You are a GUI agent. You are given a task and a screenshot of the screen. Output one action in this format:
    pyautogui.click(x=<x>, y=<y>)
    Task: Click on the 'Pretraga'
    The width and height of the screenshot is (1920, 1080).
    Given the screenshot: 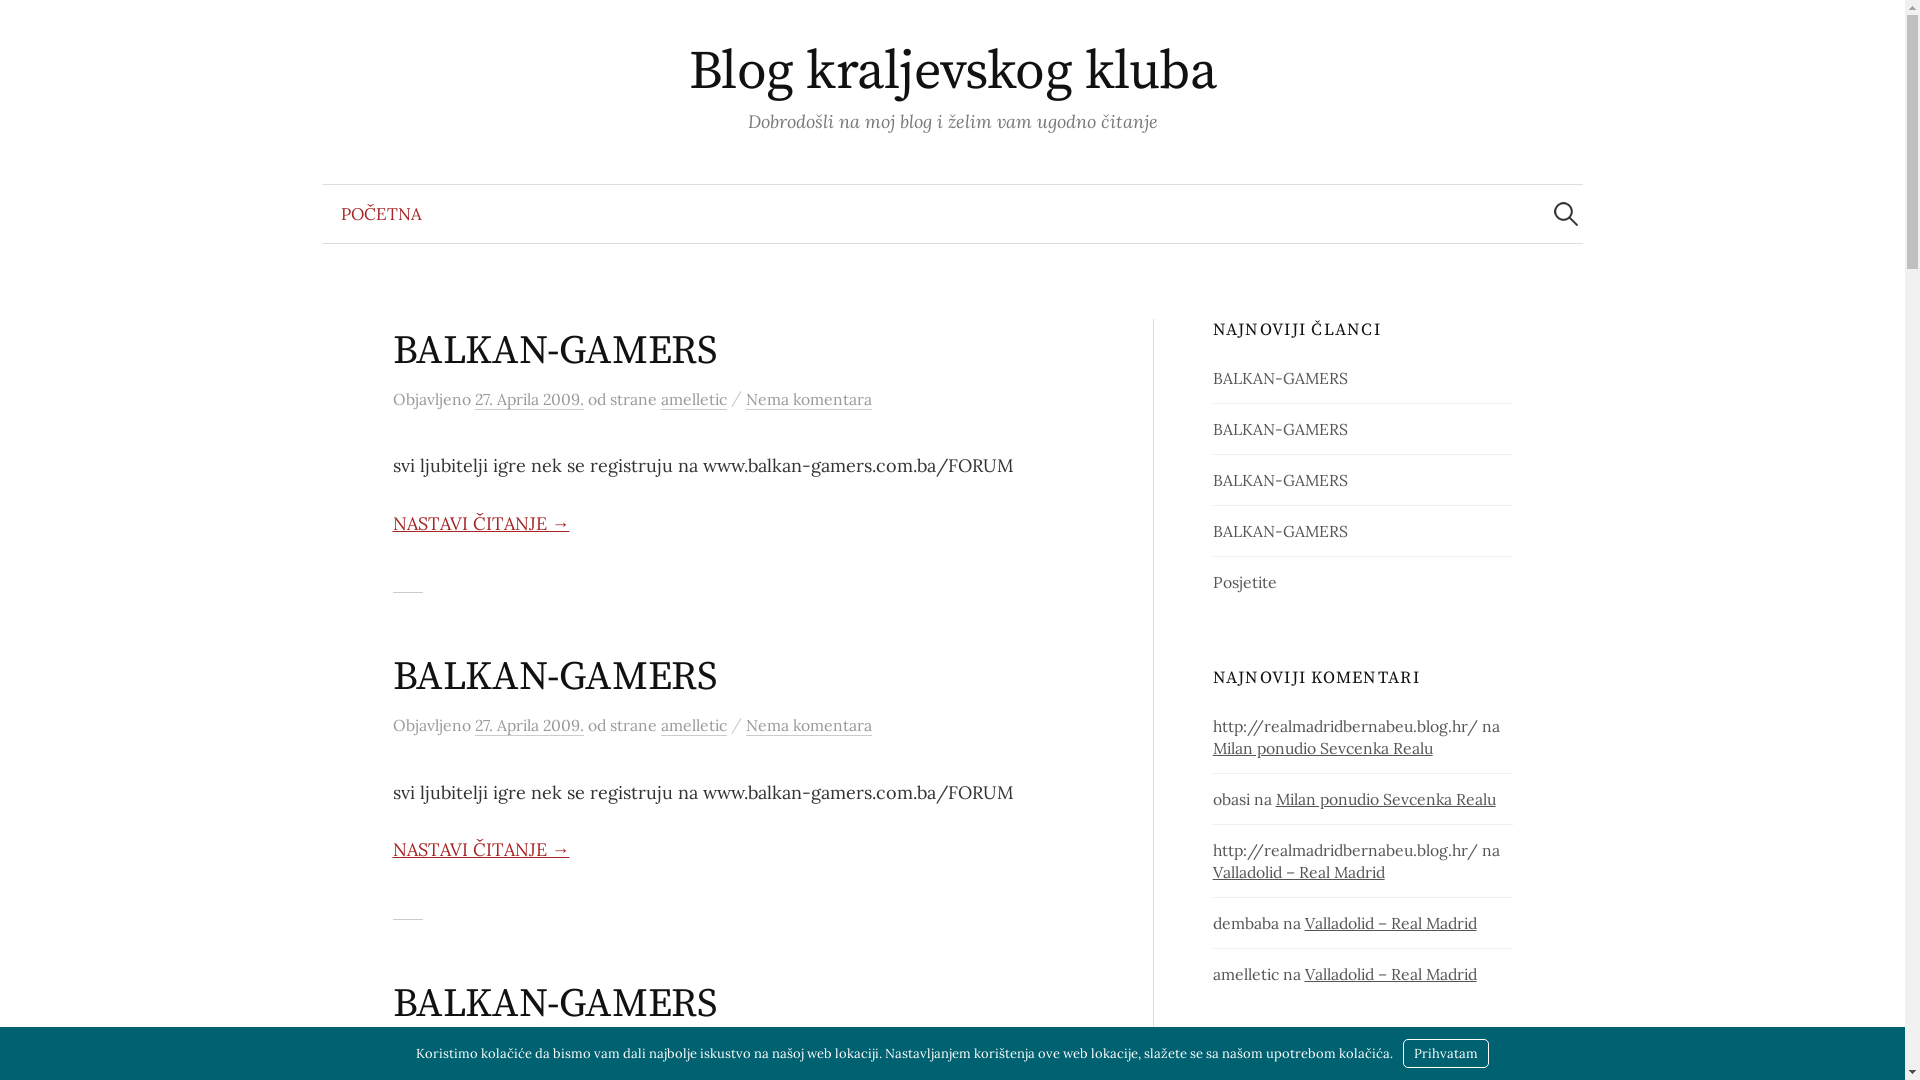 What is the action you would take?
    pyautogui.click(x=24, y=24)
    